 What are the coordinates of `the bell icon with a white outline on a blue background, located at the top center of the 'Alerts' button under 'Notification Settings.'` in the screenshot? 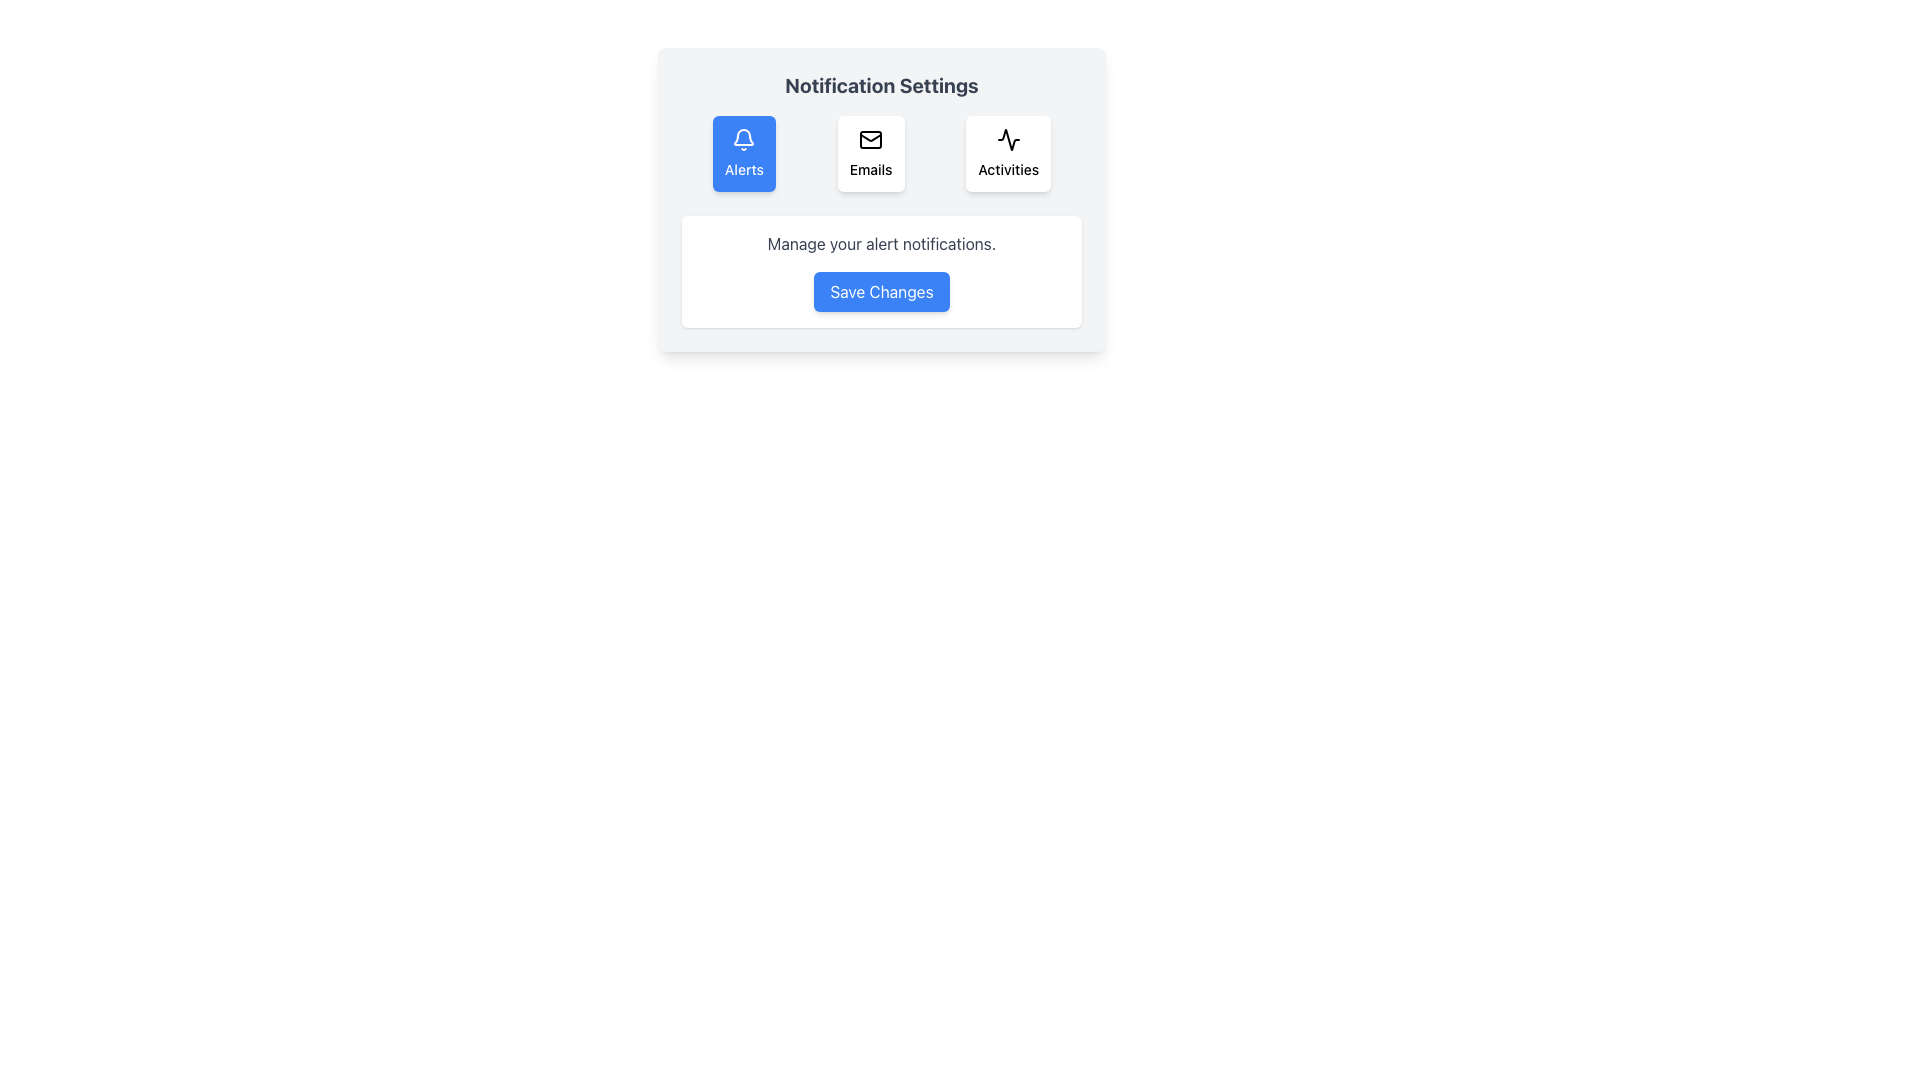 It's located at (743, 138).